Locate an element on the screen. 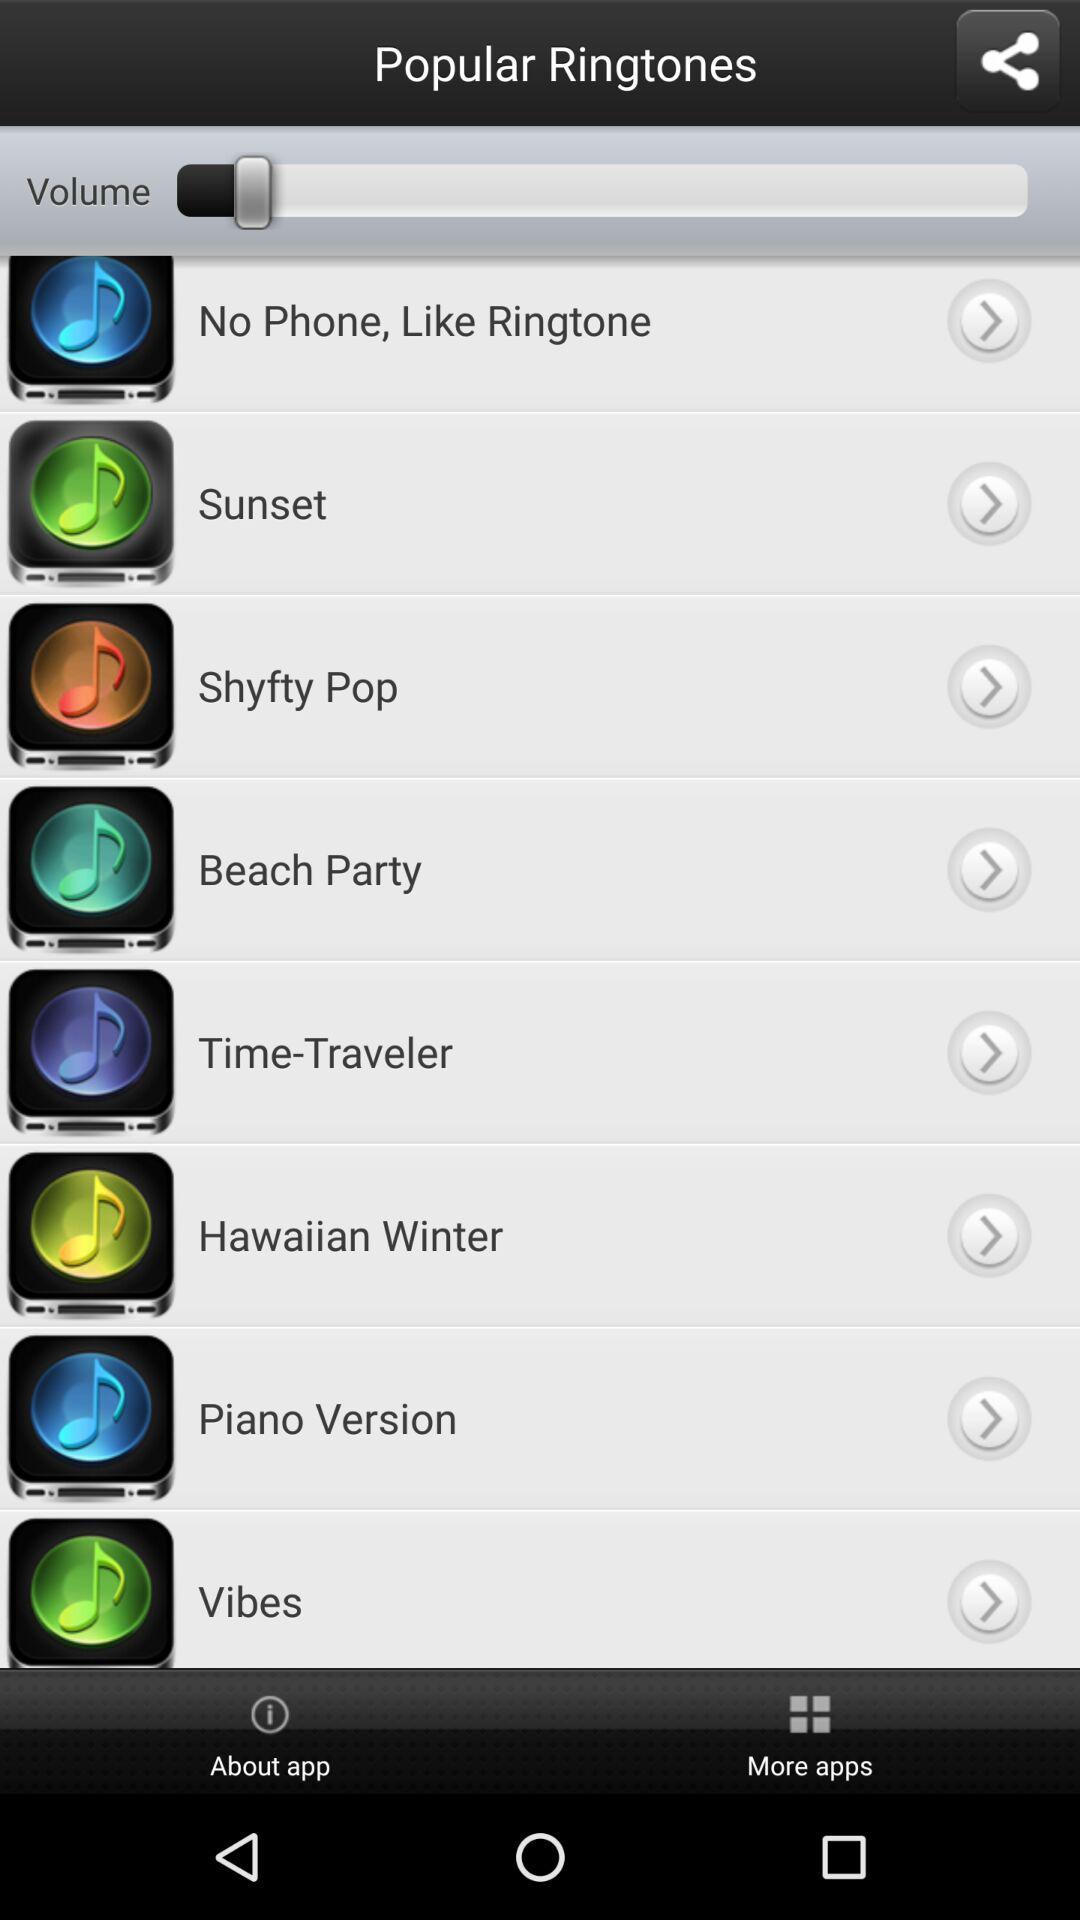  show more information is located at coordinates (987, 333).